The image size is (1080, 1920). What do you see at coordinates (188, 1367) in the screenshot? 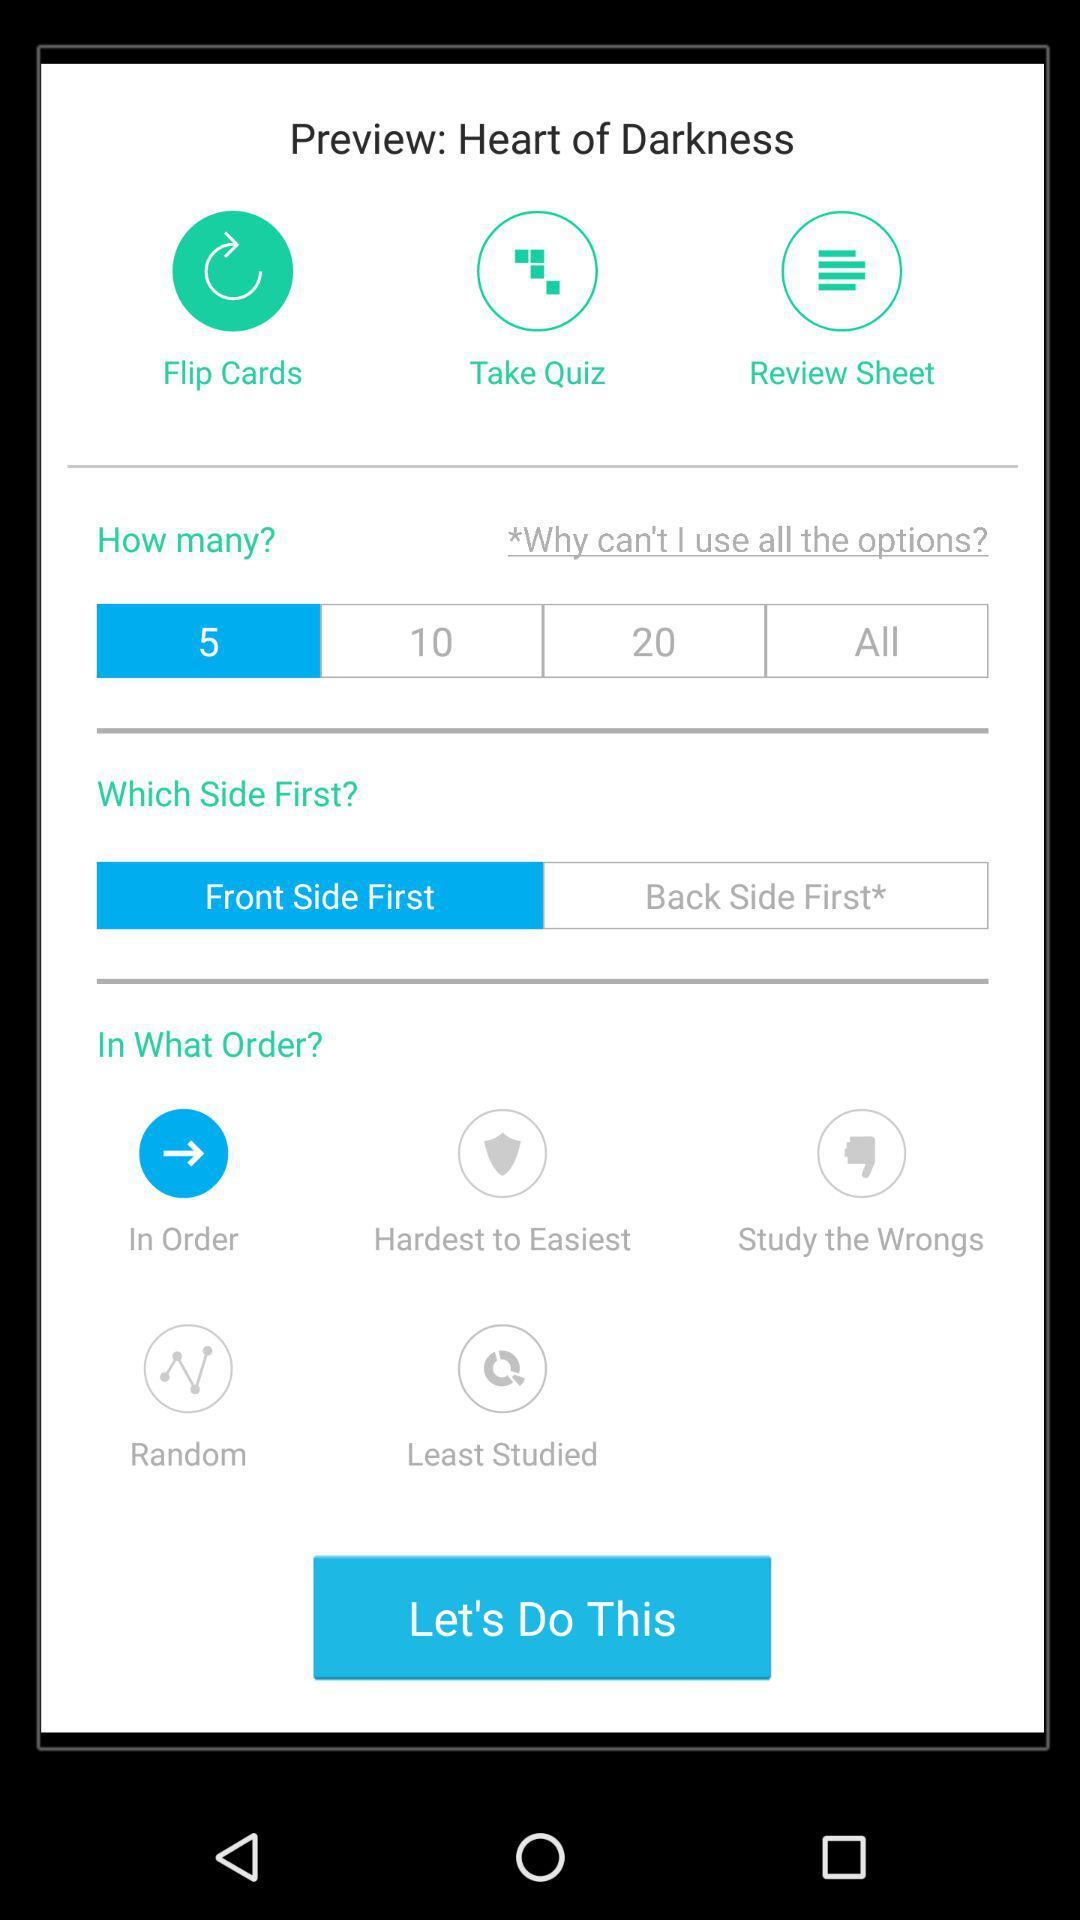
I see `order randomly buttom` at bounding box center [188, 1367].